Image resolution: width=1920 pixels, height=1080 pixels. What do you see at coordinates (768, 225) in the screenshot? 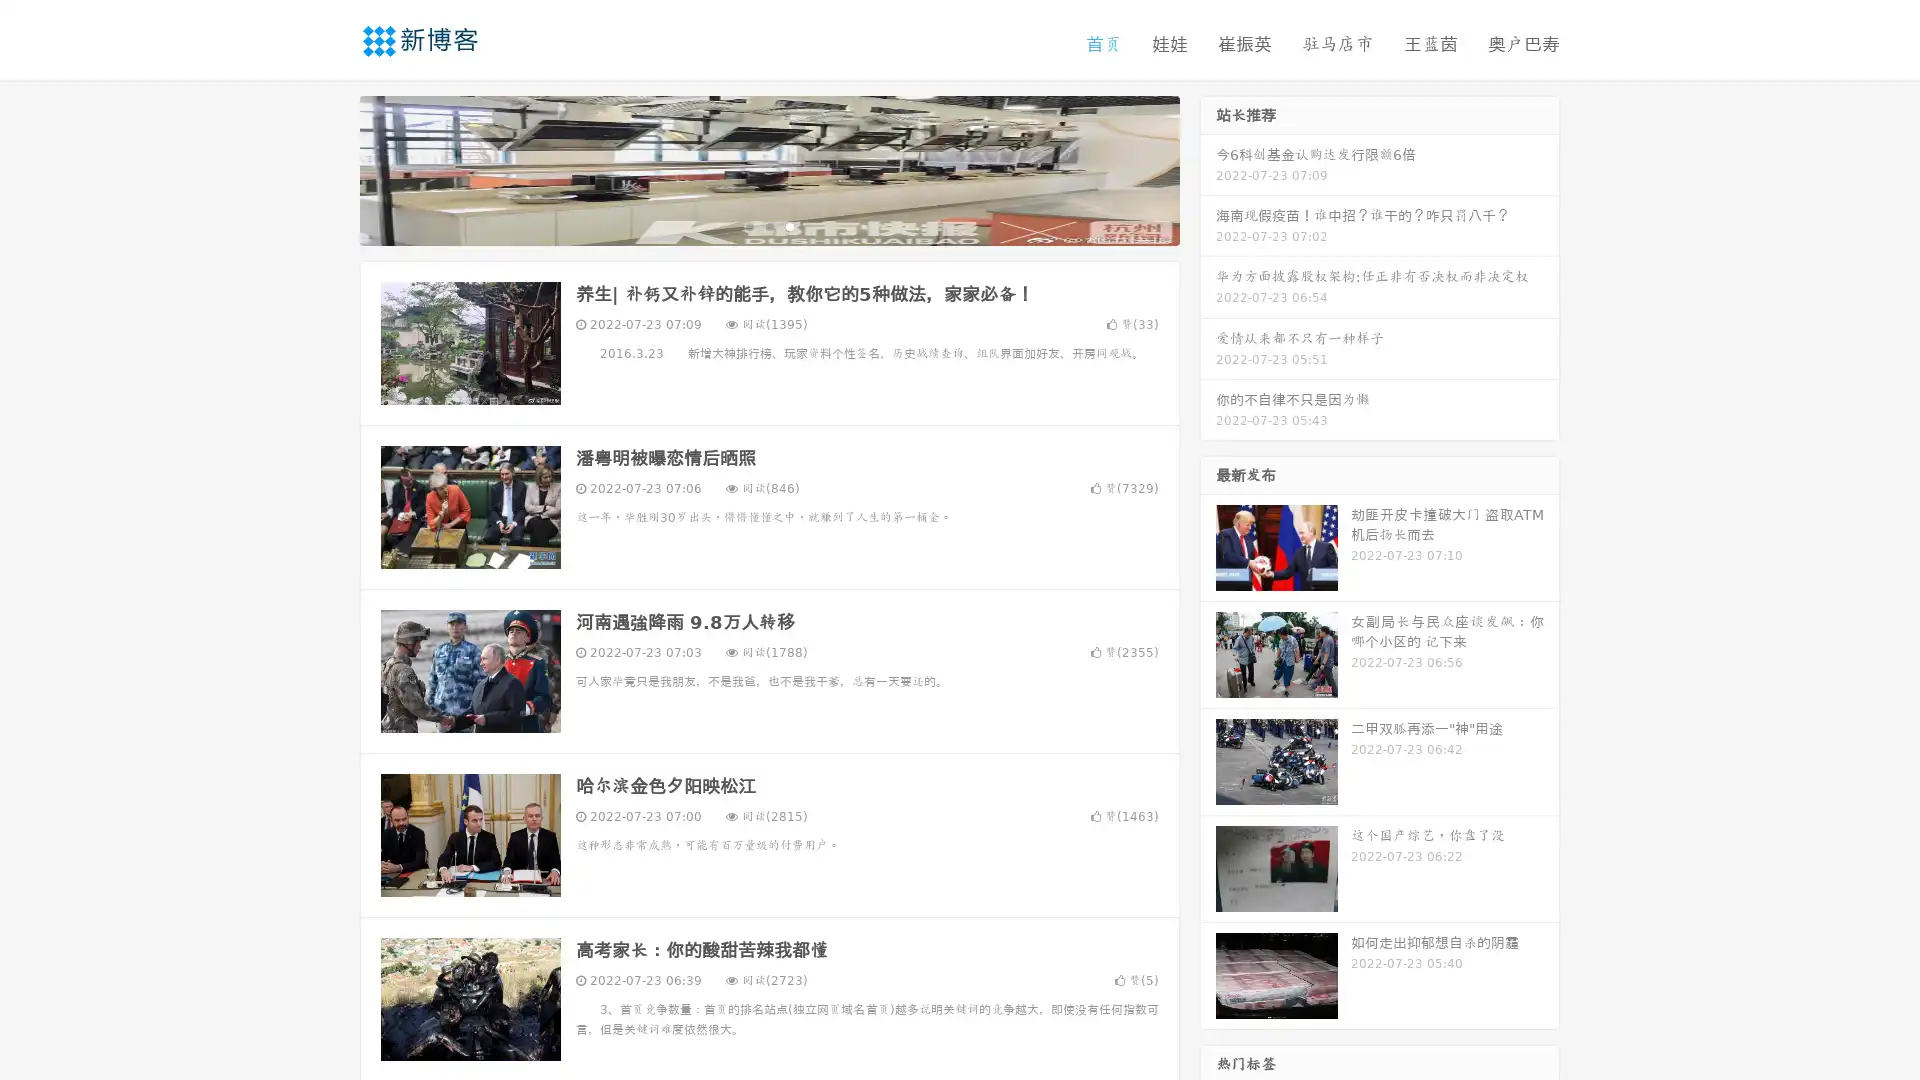
I see `Go to slide 2` at bounding box center [768, 225].